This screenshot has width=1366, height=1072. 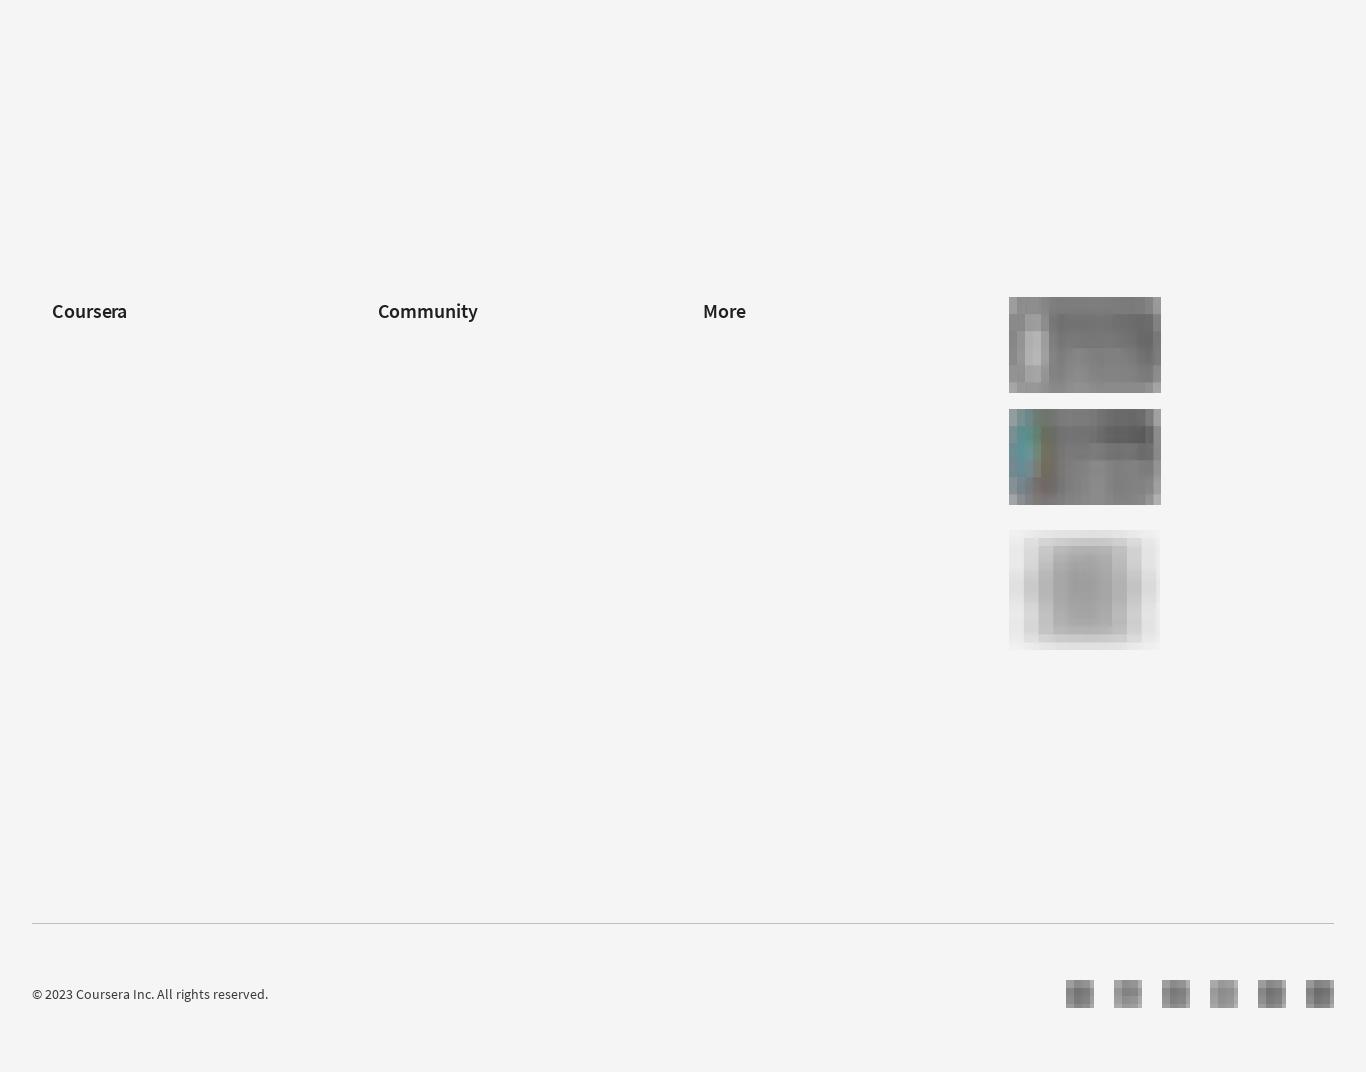 What do you see at coordinates (148, 991) in the screenshot?
I see `'© 2023 Coursera Inc. All rights reserved.'` at bounding box center [148, 991].